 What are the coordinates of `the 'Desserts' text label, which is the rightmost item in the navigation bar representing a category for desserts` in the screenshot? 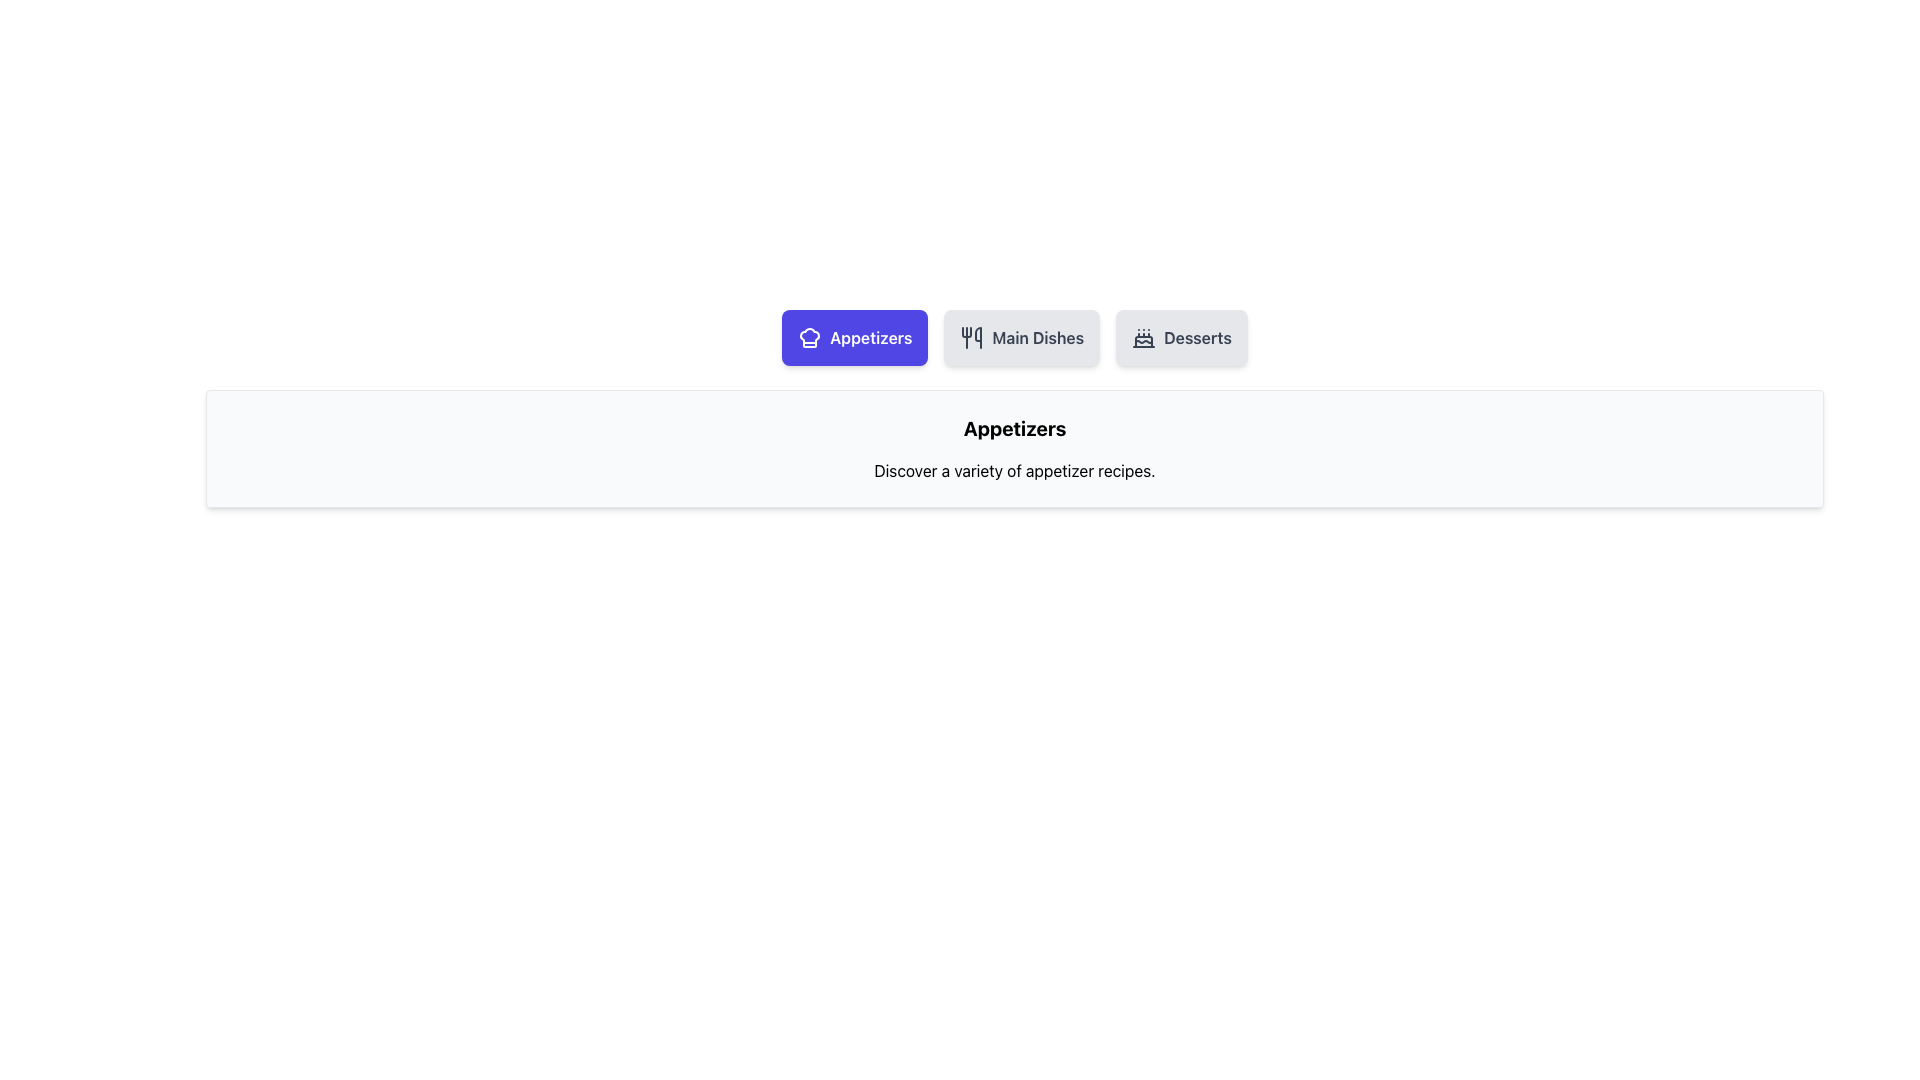 It's located at (1198, 337).